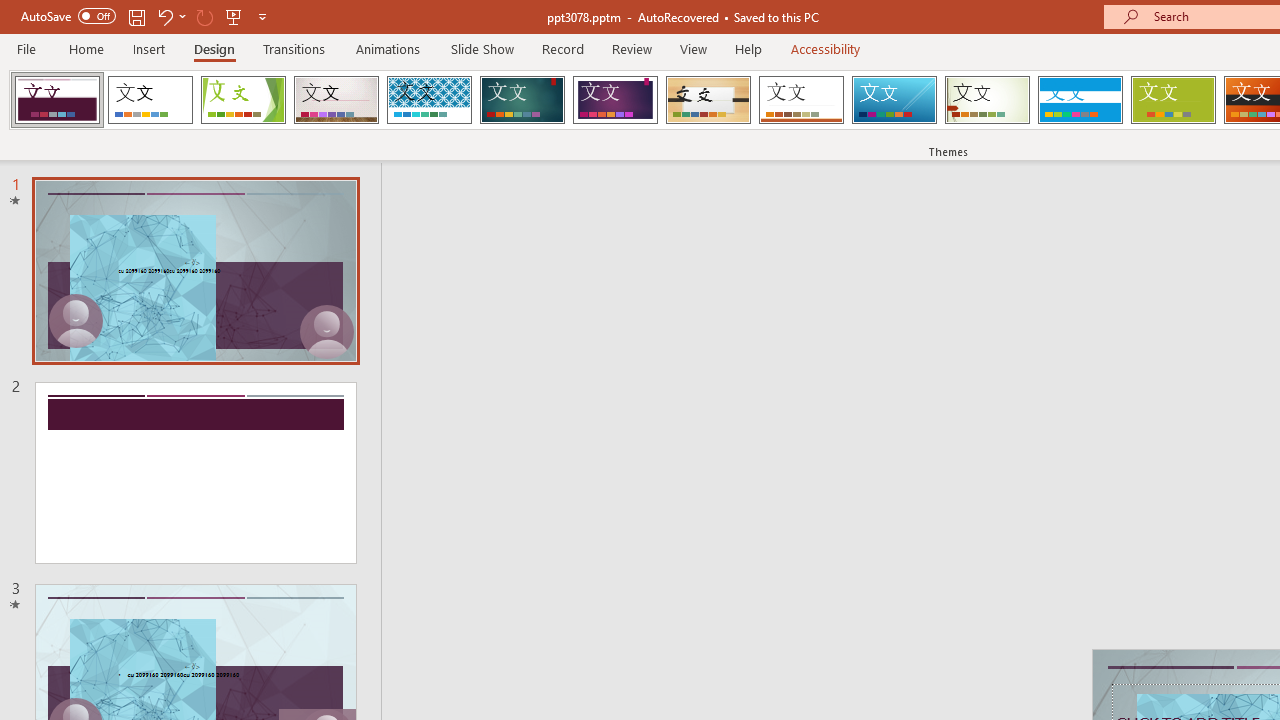 The height and width of the screenshot is (720, 1280). I want to click on 'Integral', so click(428, 100).